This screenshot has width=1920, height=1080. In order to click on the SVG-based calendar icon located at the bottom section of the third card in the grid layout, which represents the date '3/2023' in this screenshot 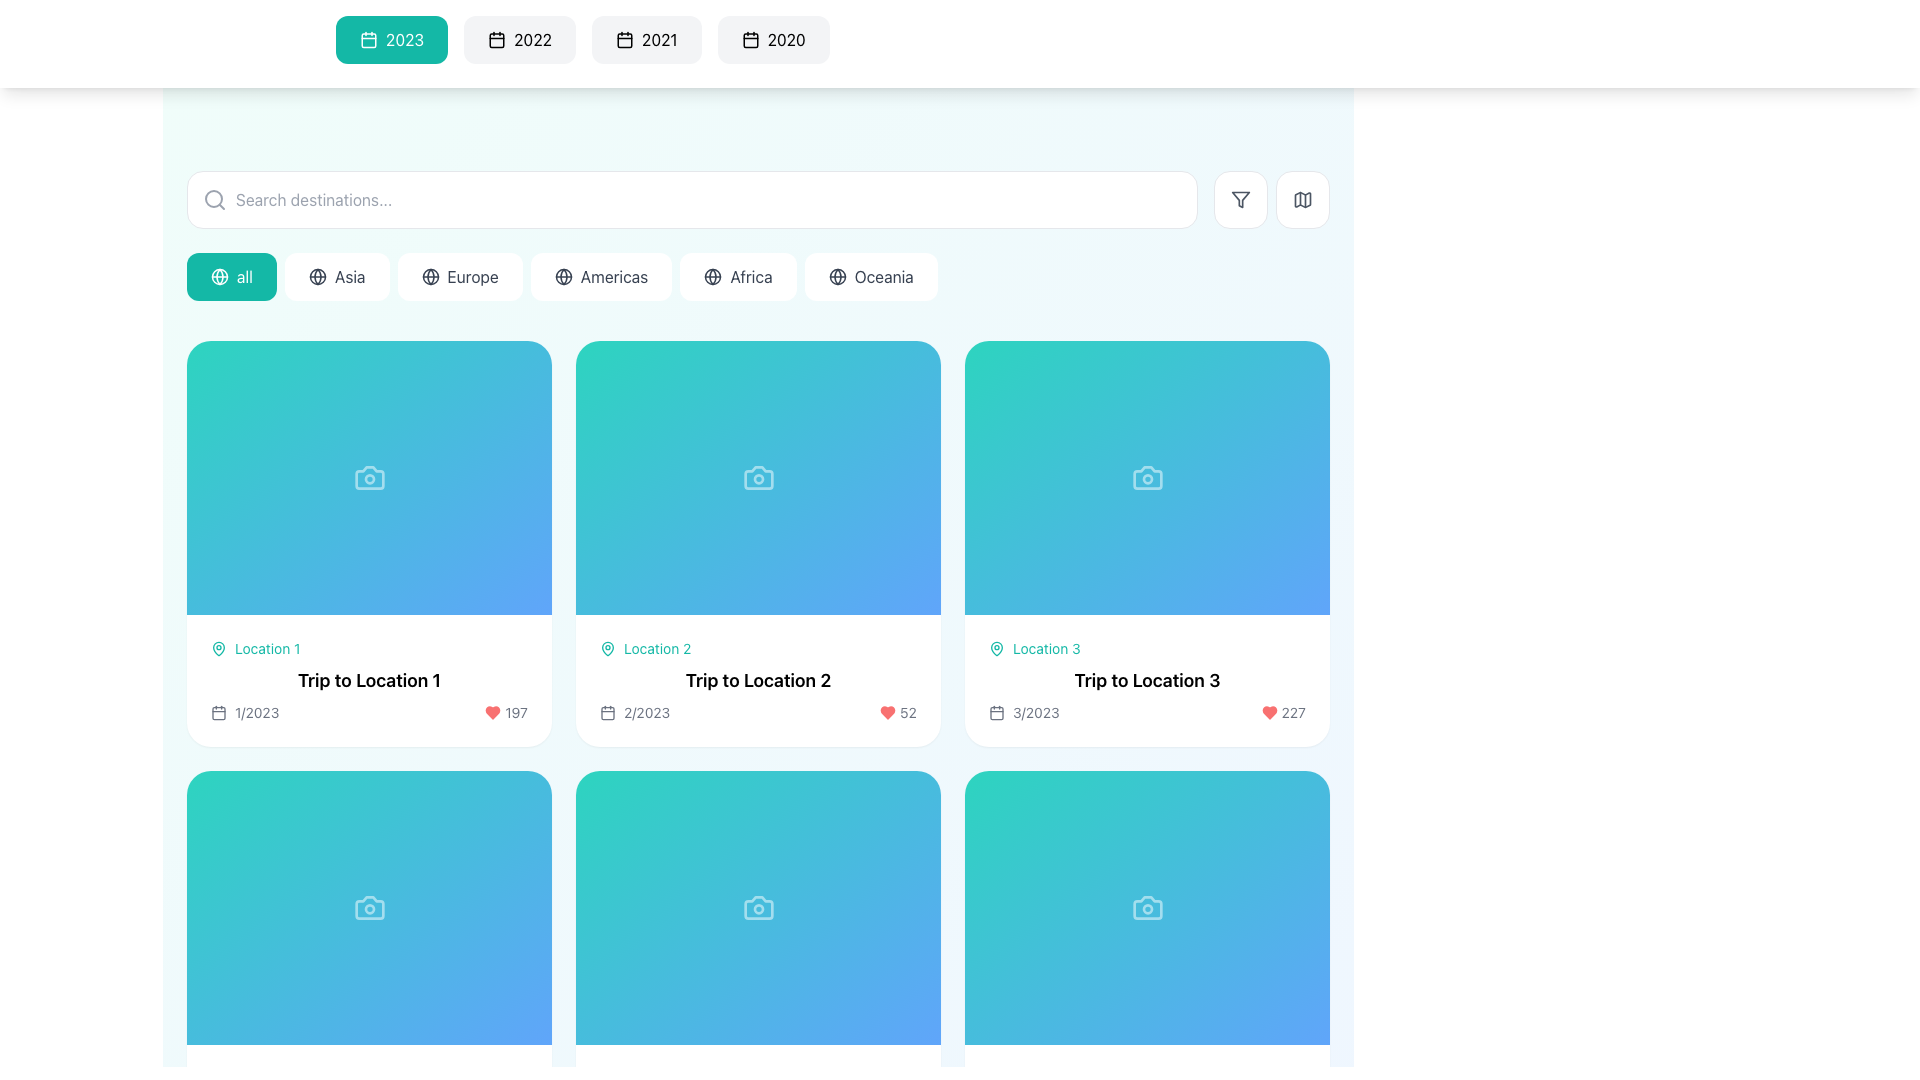, I will do `click(997, 711)`.